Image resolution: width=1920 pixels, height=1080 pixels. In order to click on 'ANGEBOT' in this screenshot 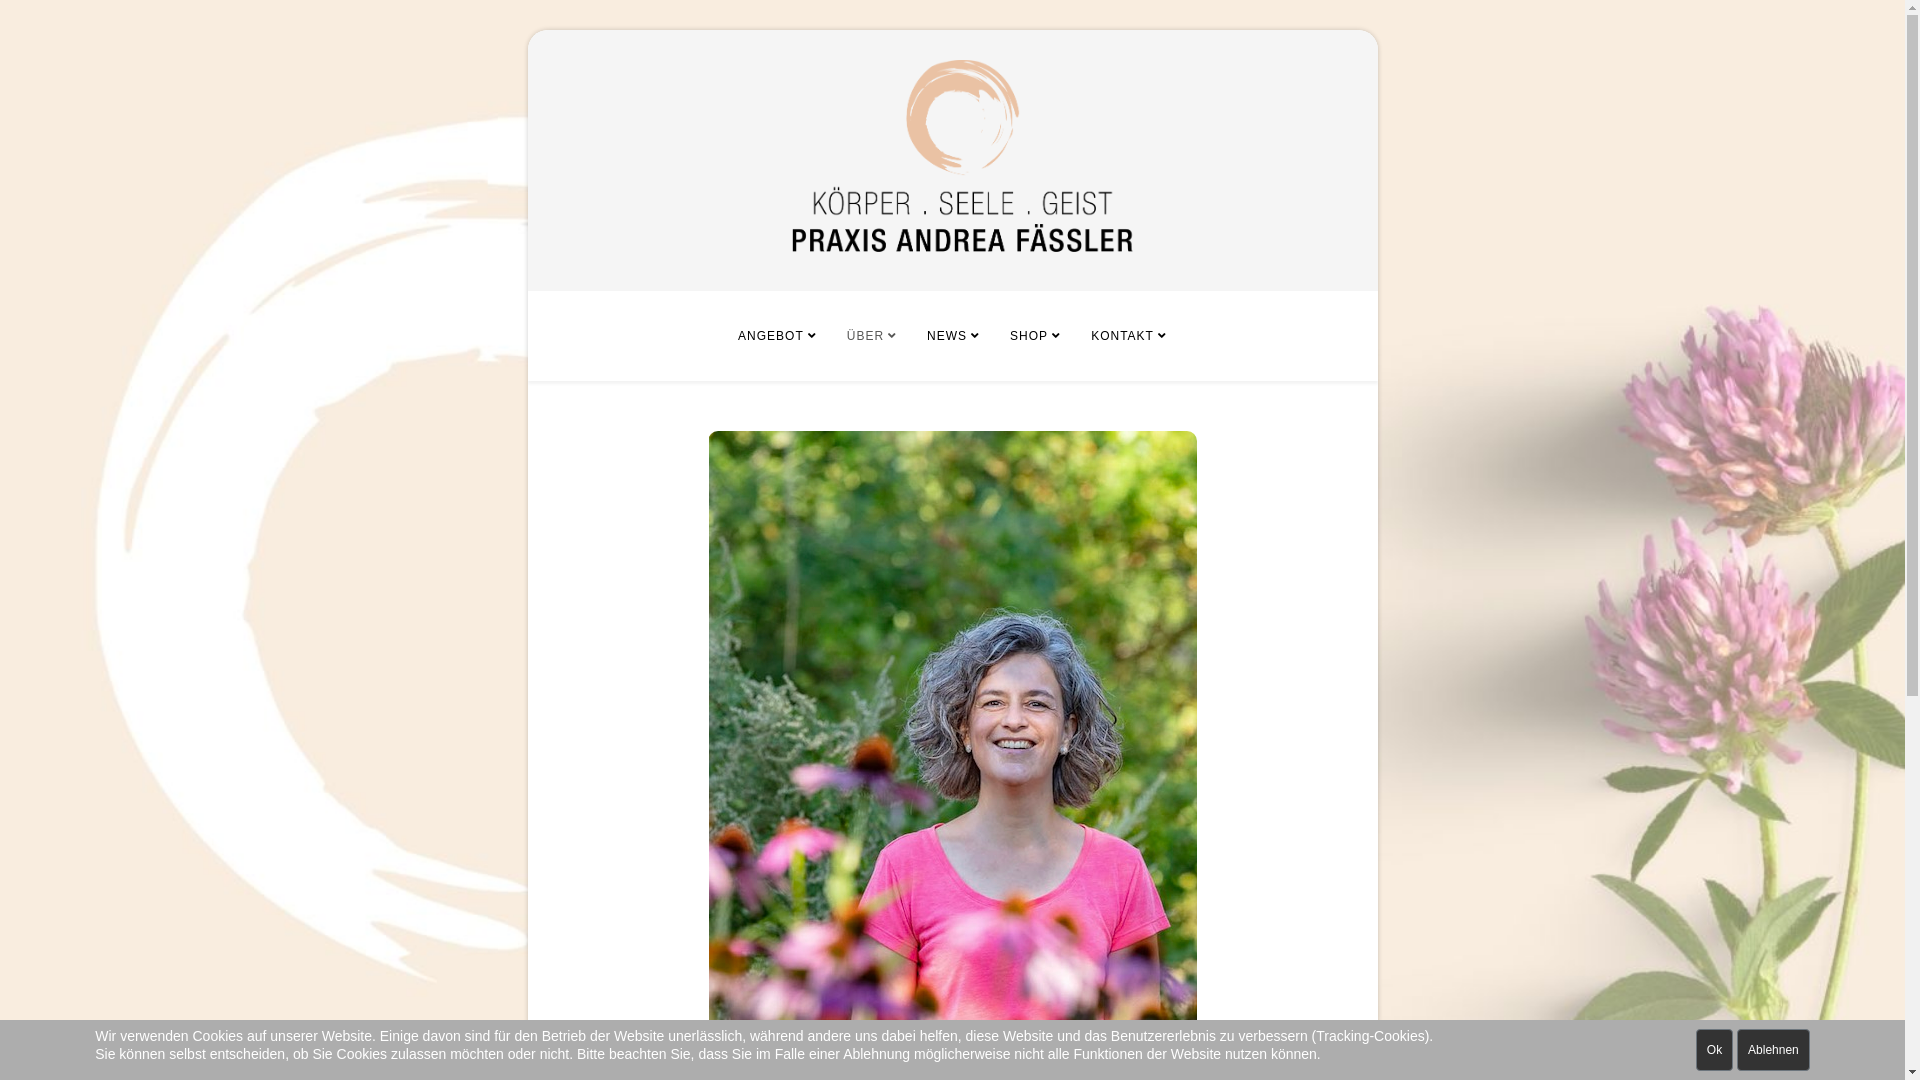, I will do `click(776, 334)`.